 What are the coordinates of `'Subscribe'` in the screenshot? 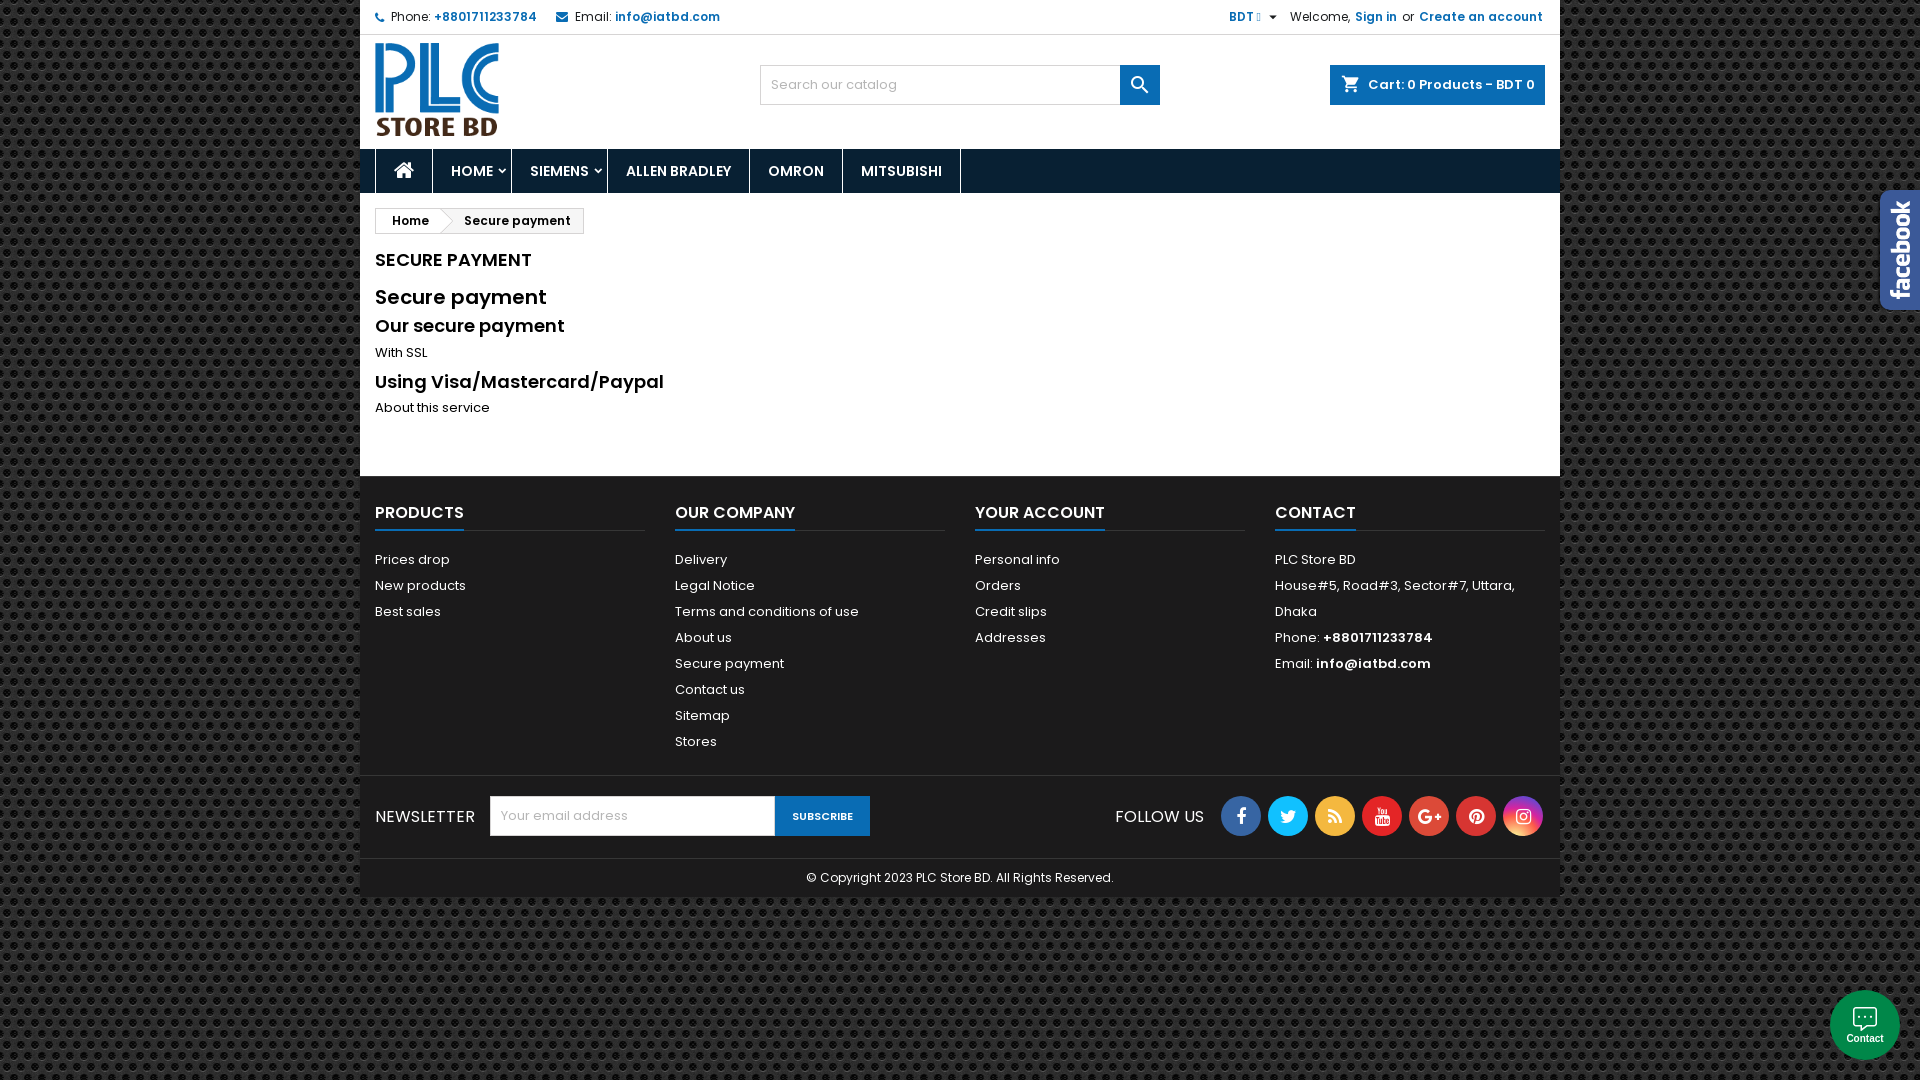 It's located at (822, 816).